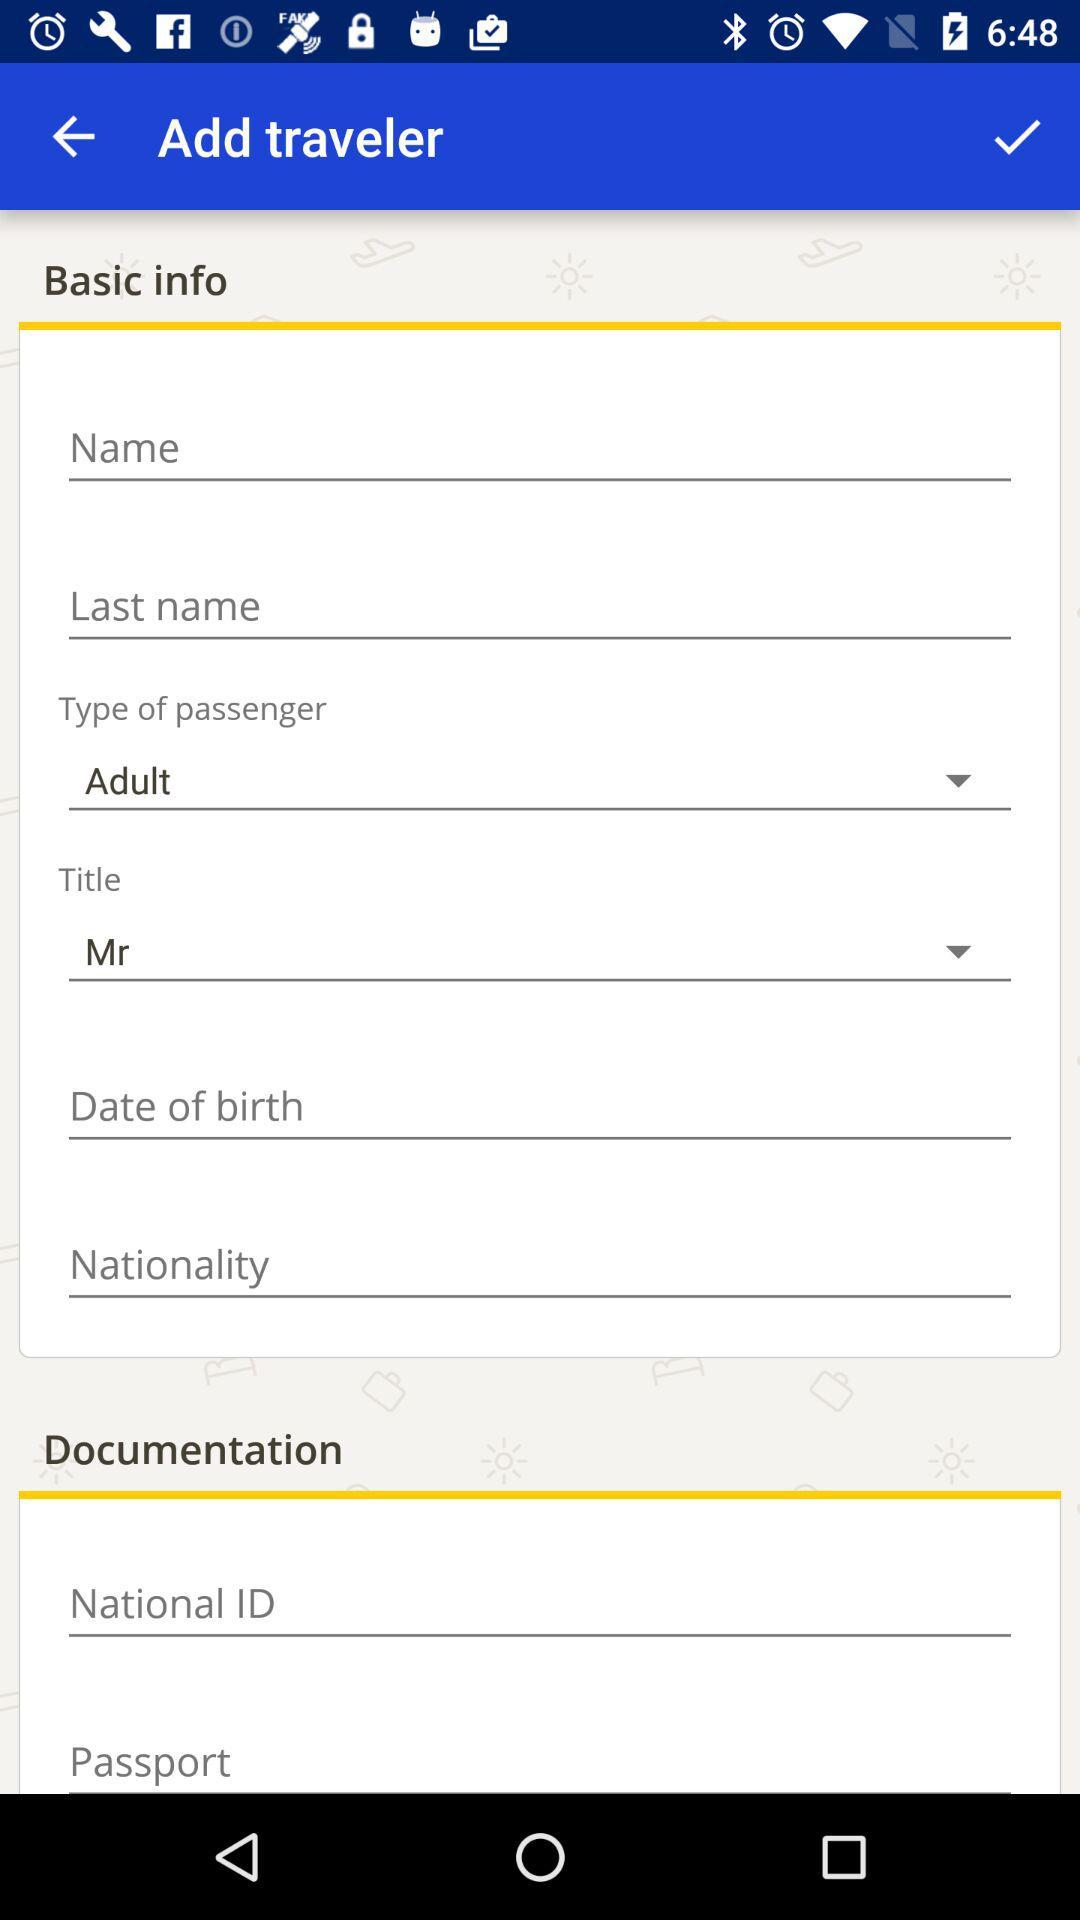 This screenshot has height=1920, width=1080. Describe the element at coordinates (540, 1263) in the screenshot. I see `set your nationality` at that location.